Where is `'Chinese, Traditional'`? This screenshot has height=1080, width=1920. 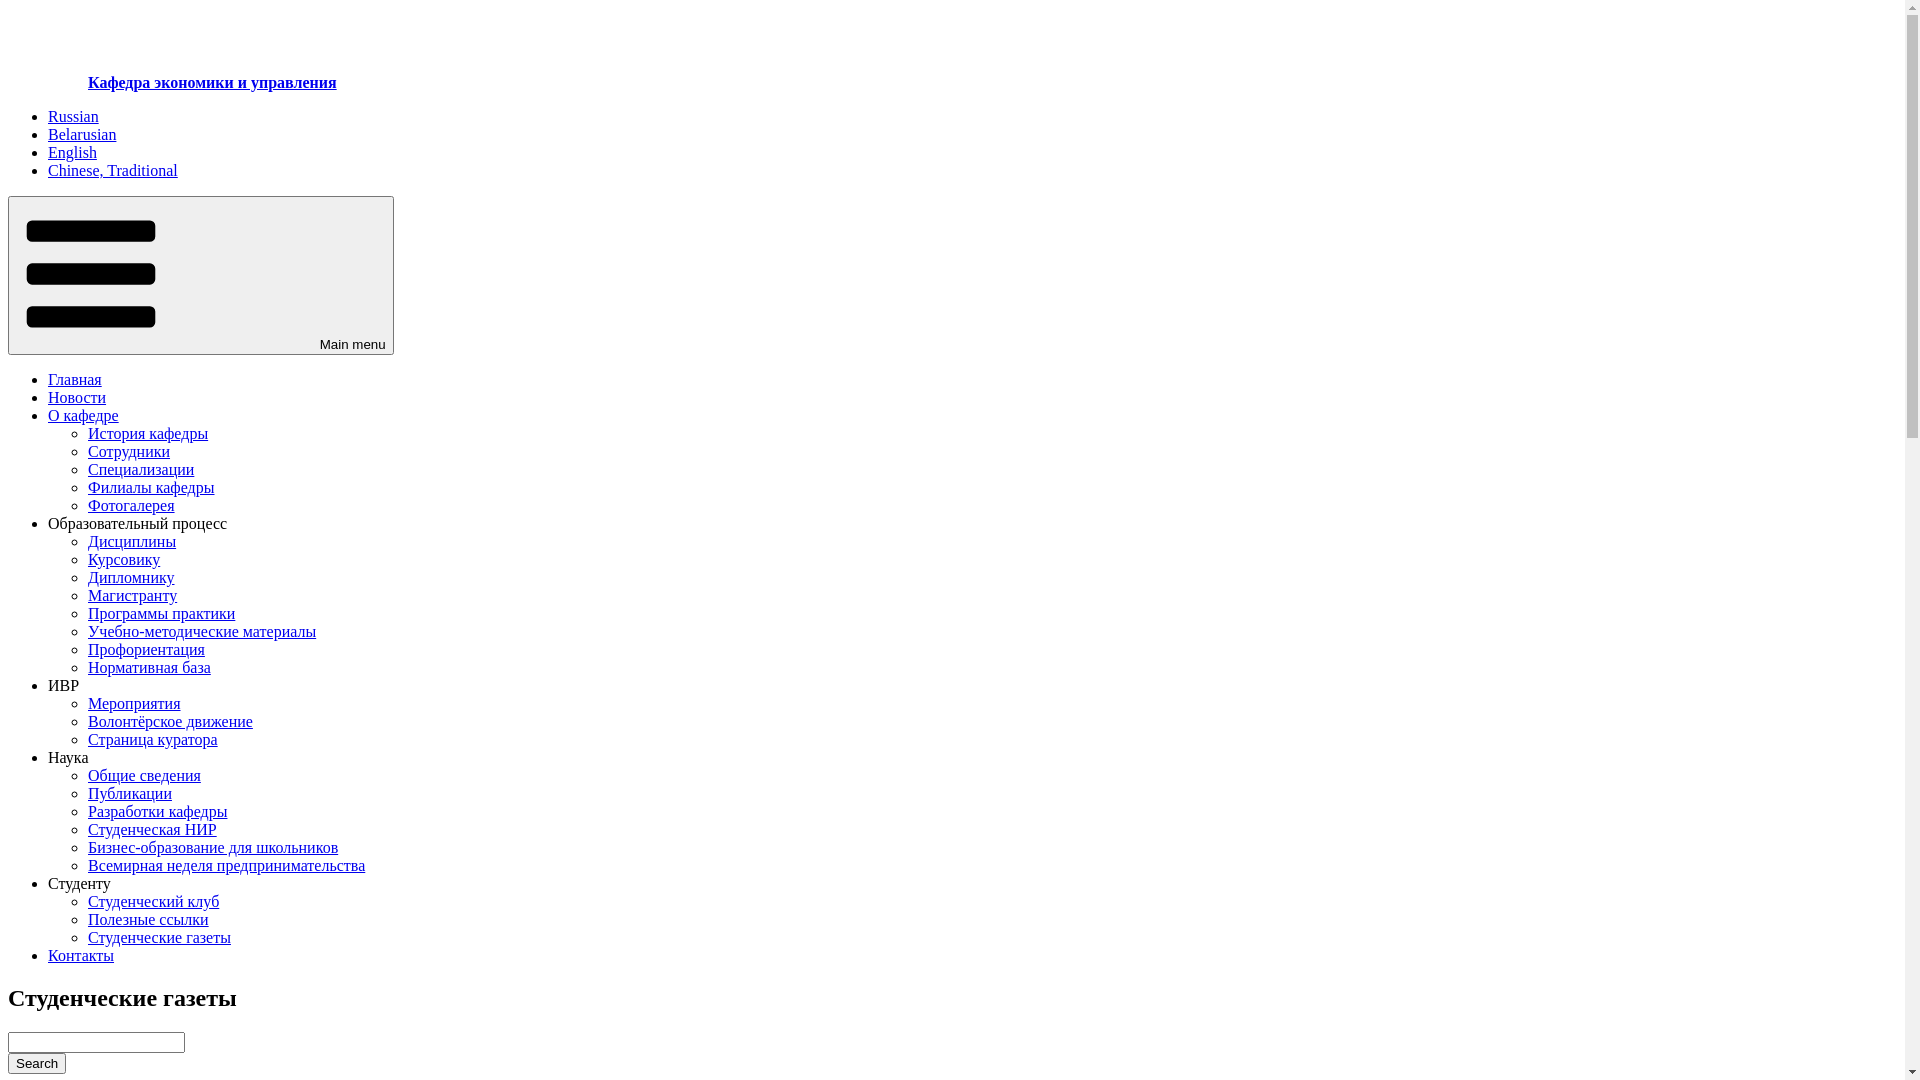 'Chinese, Traditional' is located at coordinates (48, 169).